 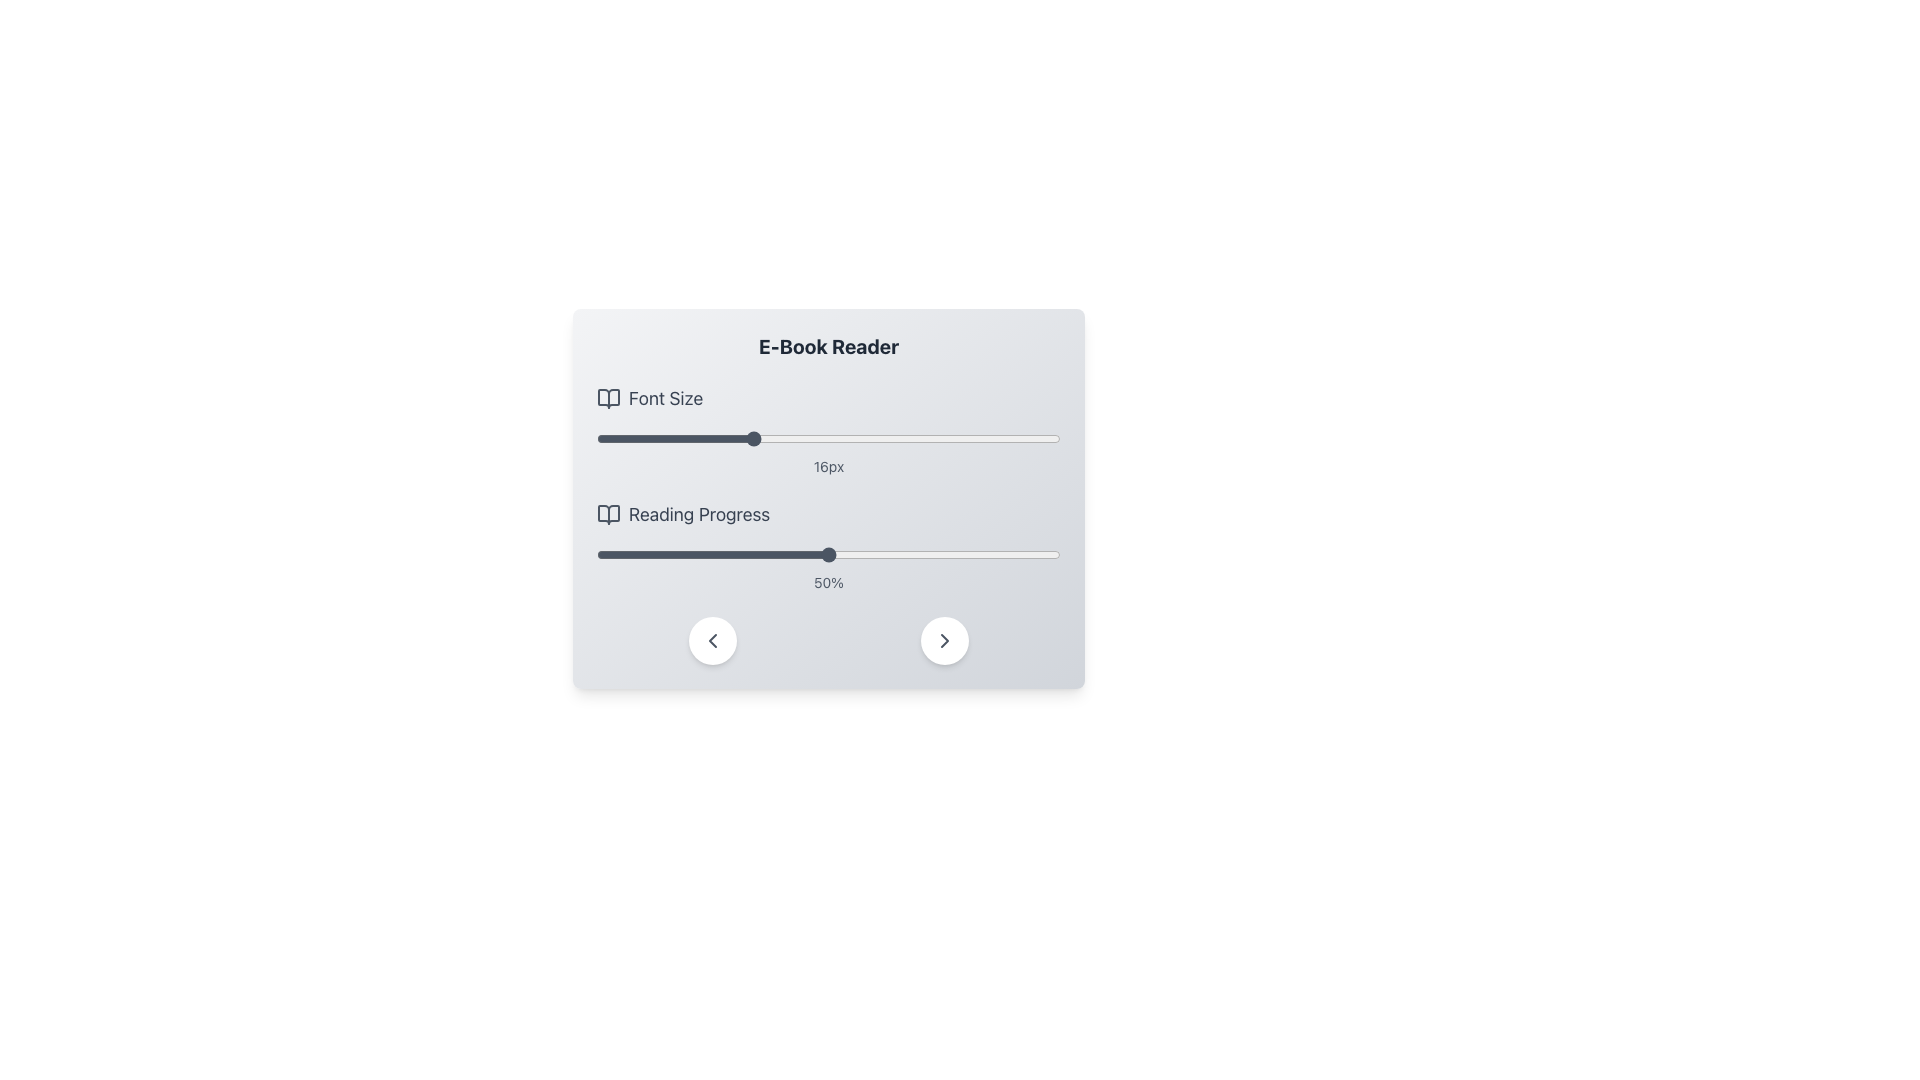 What do you see at coordinates (600, 555) in the screenshot?
I see `the reading progress` at bounding box center [600, 555].